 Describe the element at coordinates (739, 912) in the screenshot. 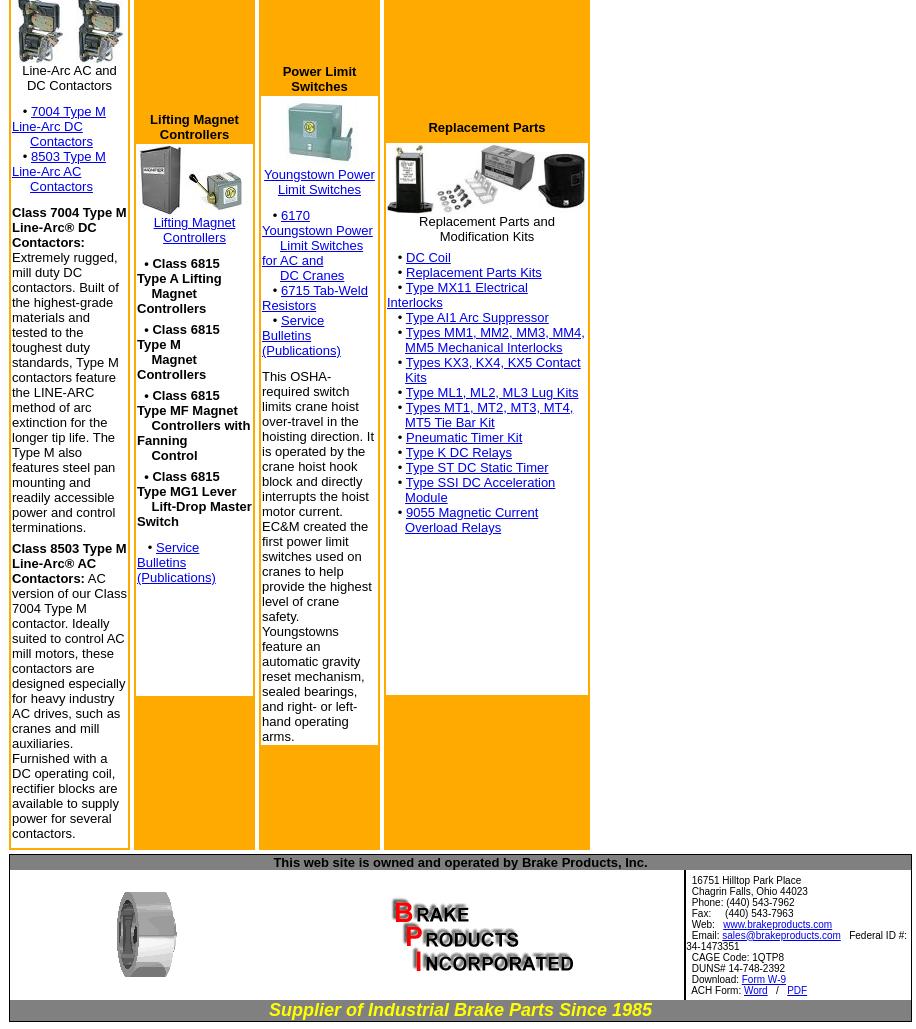

I see `'Fax:     (440) 543-7963'` at that location.